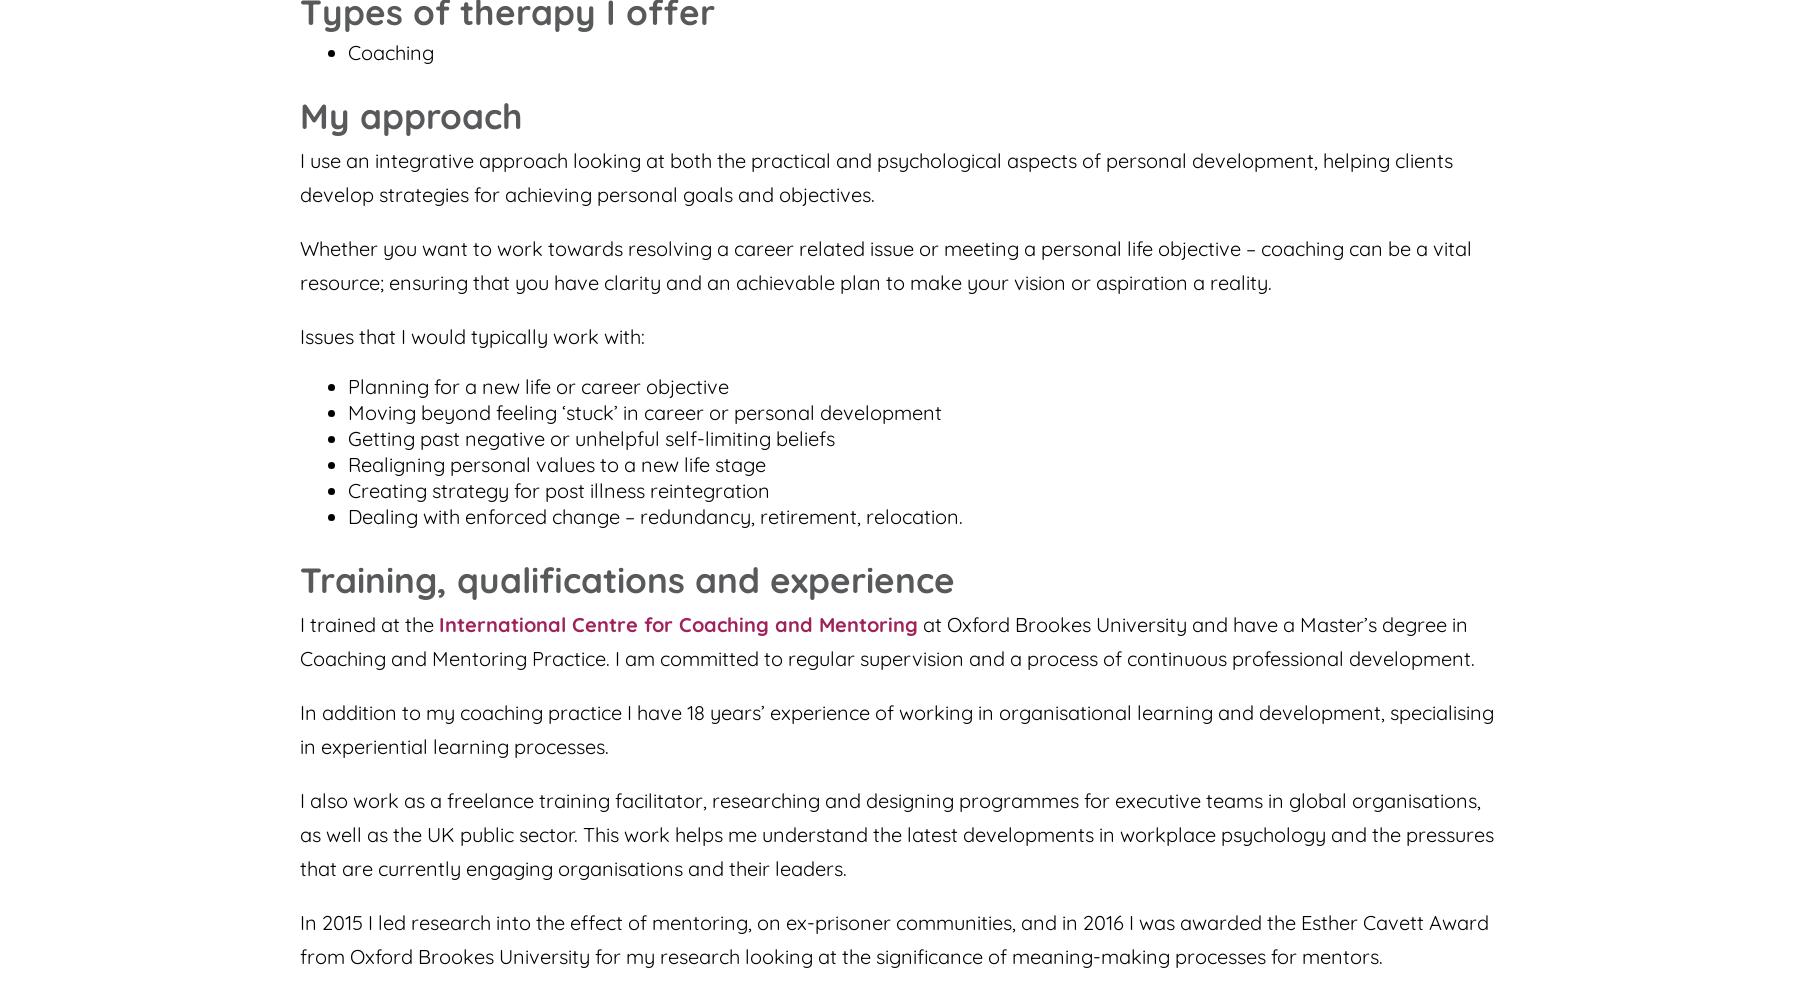  What do you see at coordinates (390, 52) in the screenshot?
I see `'Coaching'` at bounding box center [390, 52].